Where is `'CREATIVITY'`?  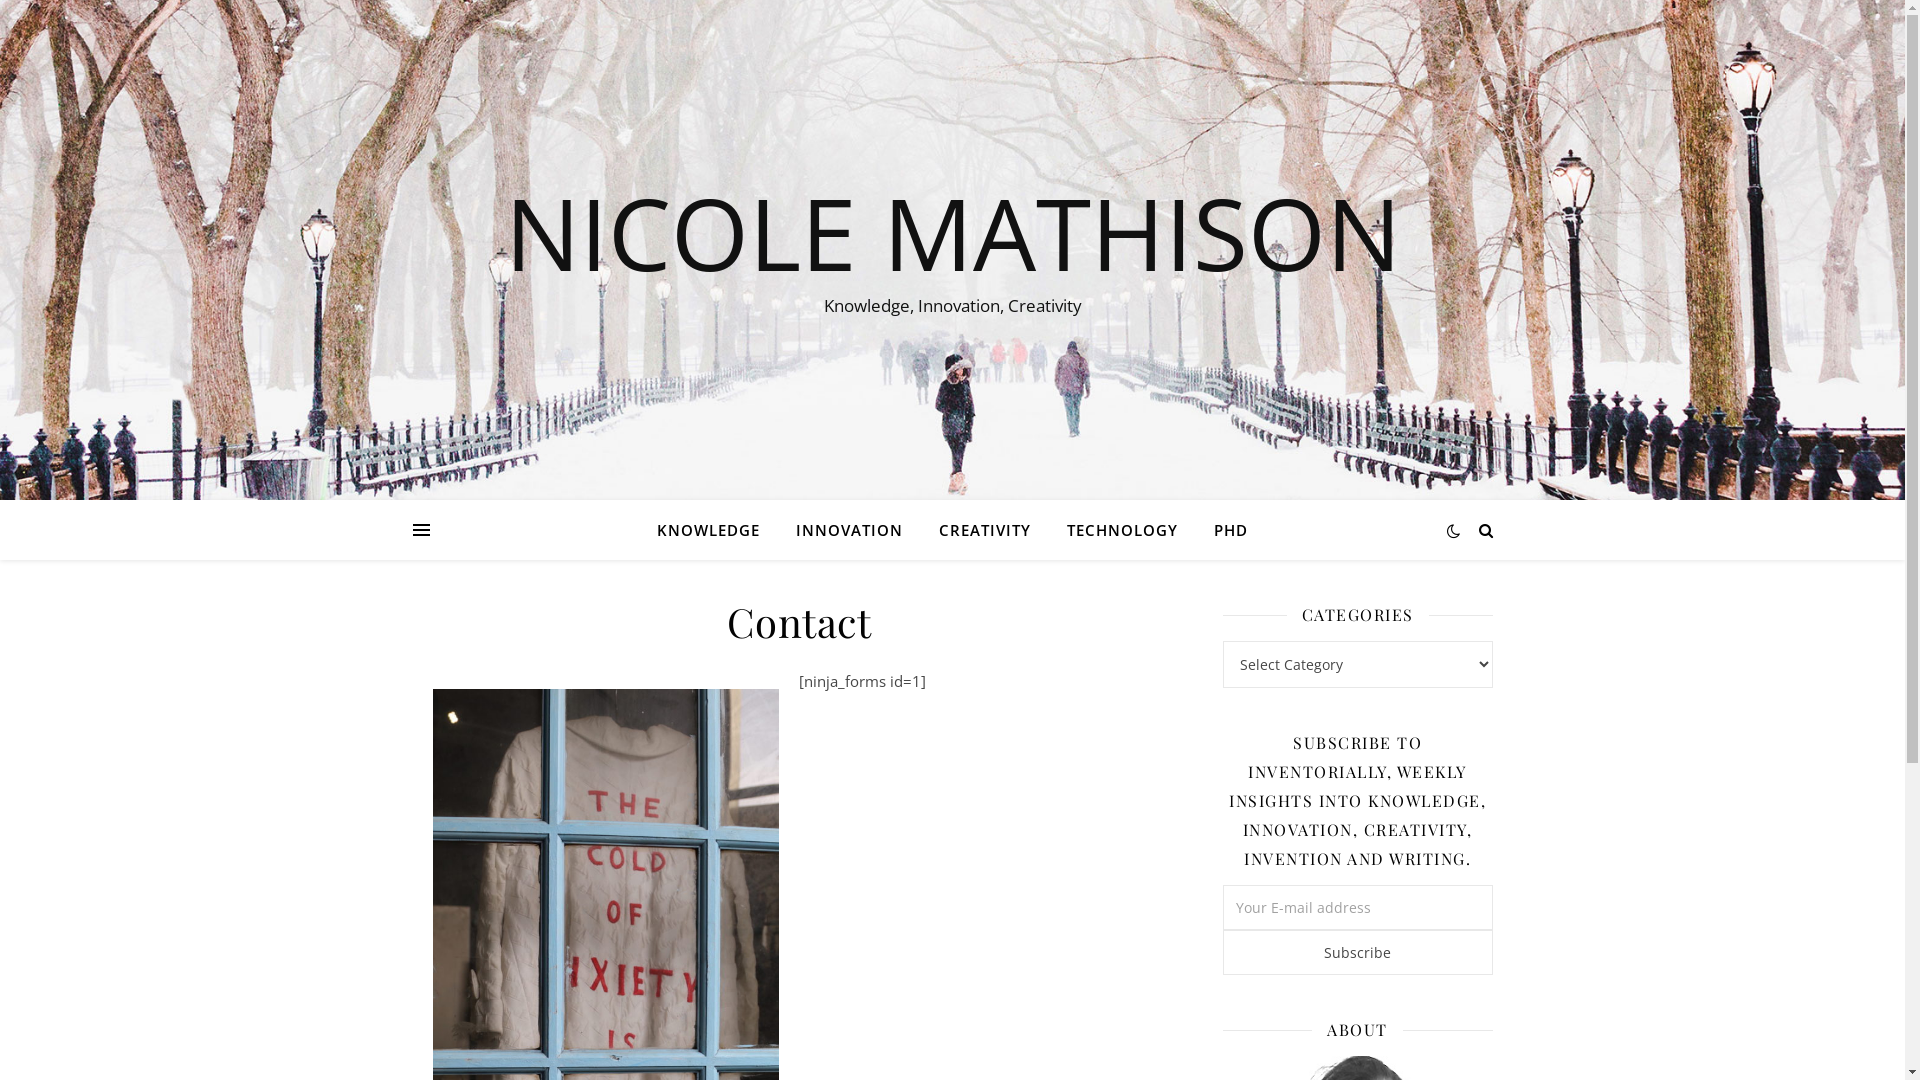 'CREATIVITY' is located at coordinates (921, 528).